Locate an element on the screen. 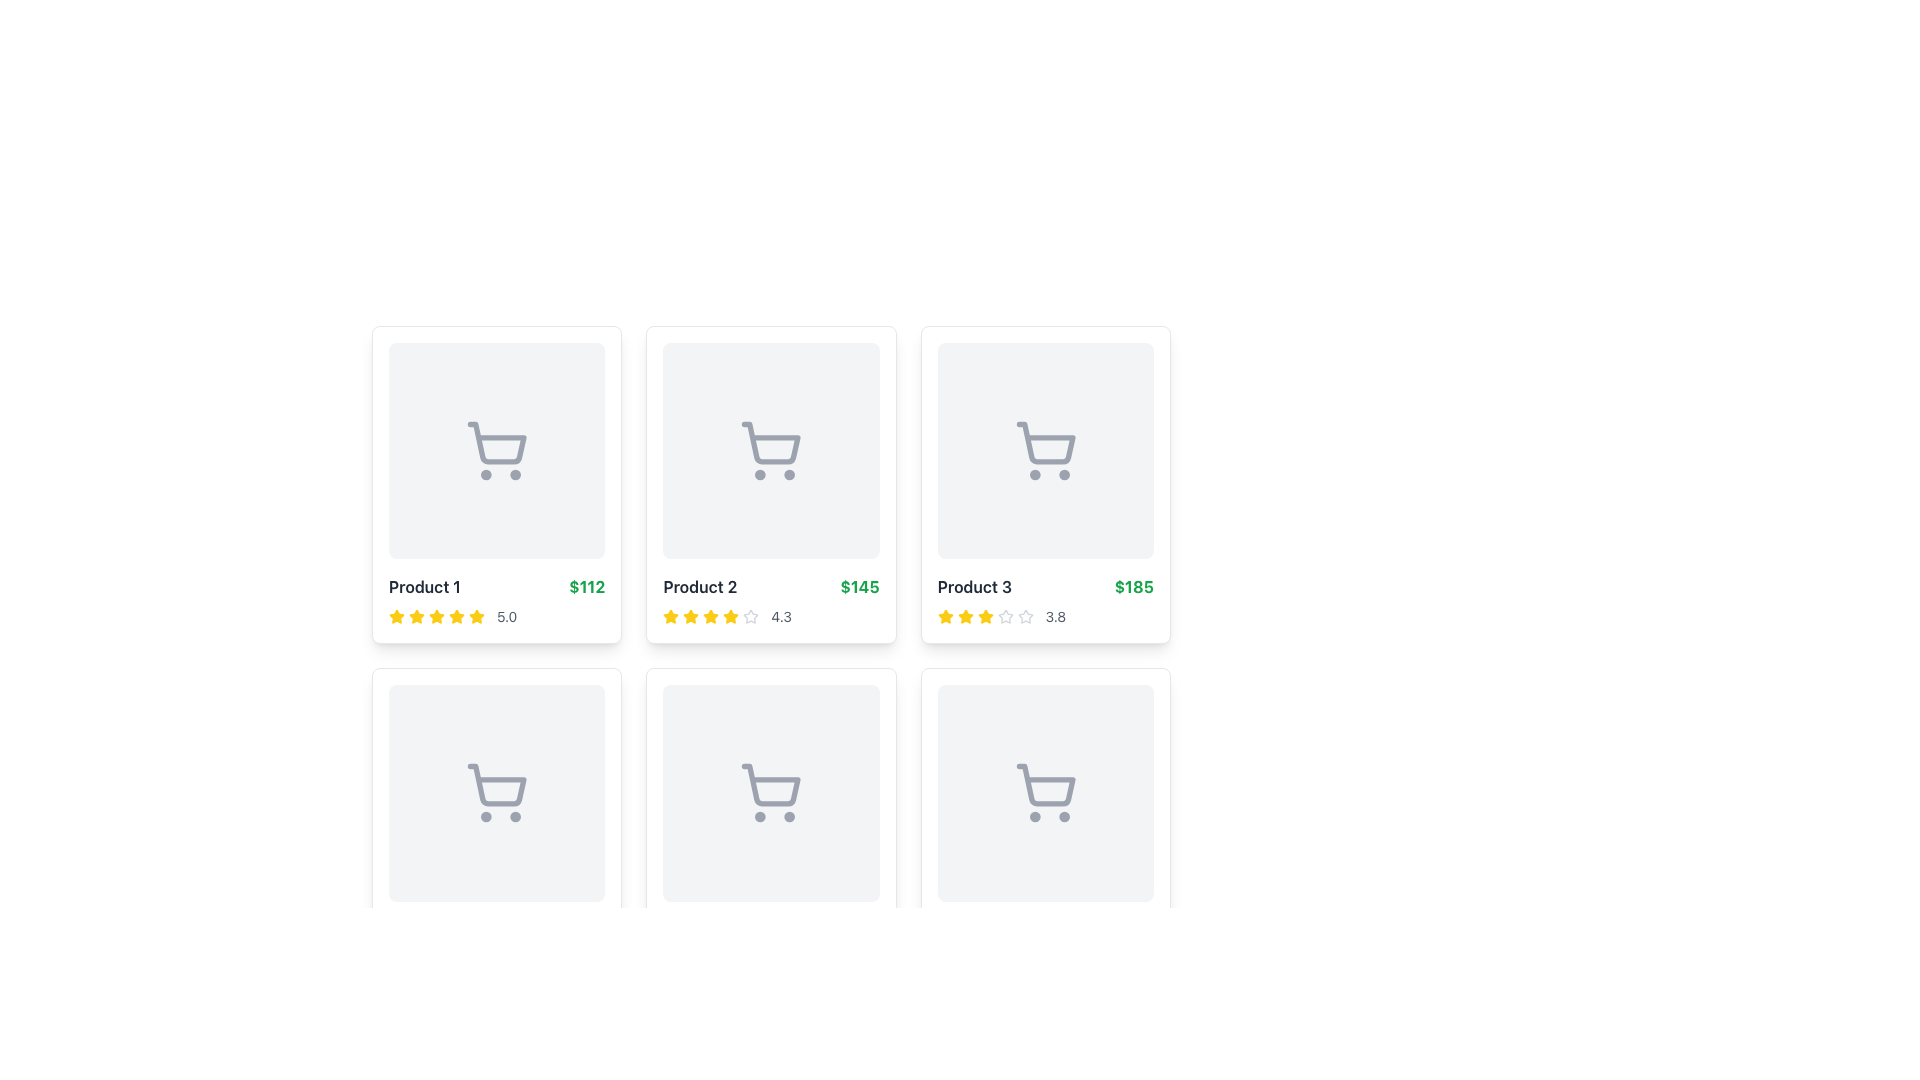 The height and width of the screenshot is (1080, 1920). the Placeholder Image, which is a square component with a light gray background and rounded corners, containing a centered shopping cart icon, located in the second row and second column of the grid layout, part of the card labeled 'Product 5' is located at coordinates (770, 792).